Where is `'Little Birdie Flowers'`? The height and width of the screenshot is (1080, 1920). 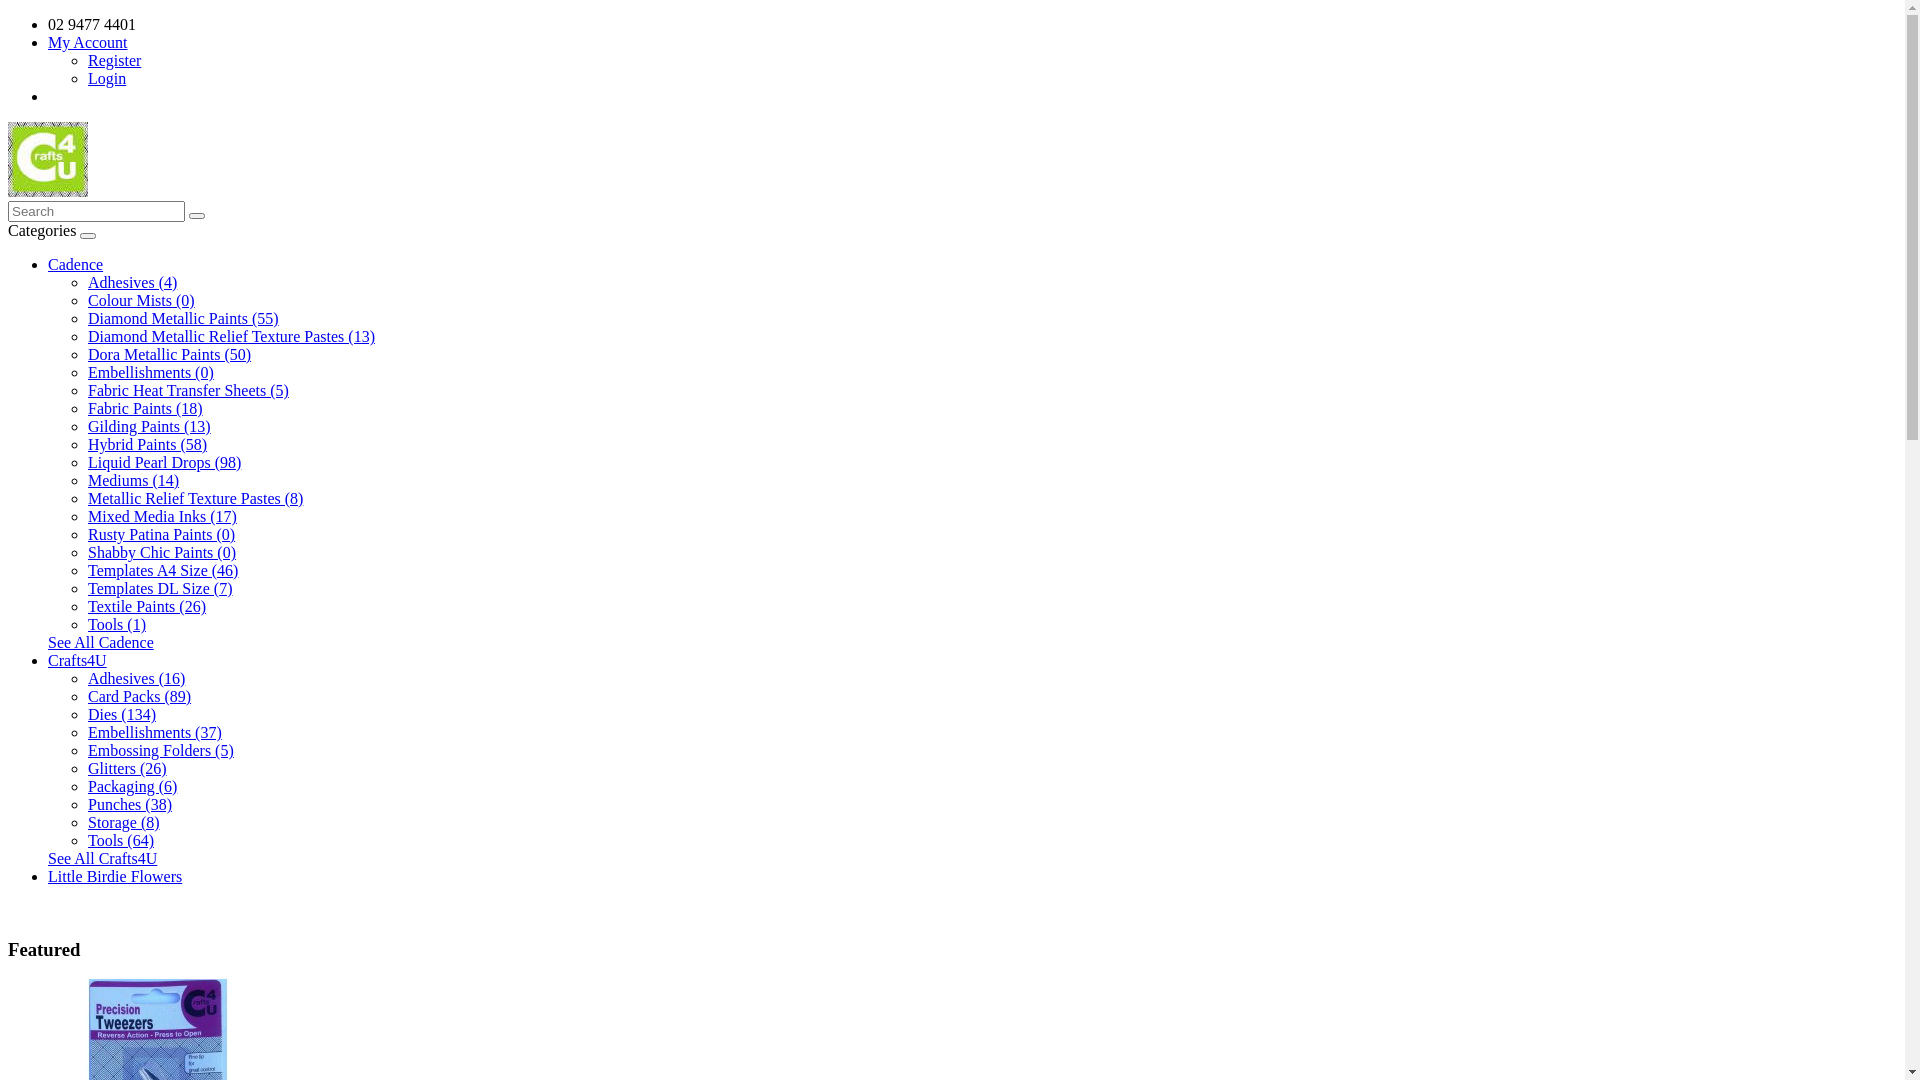
'Little Birdie Flowers' is located at coordinates (48, 875).